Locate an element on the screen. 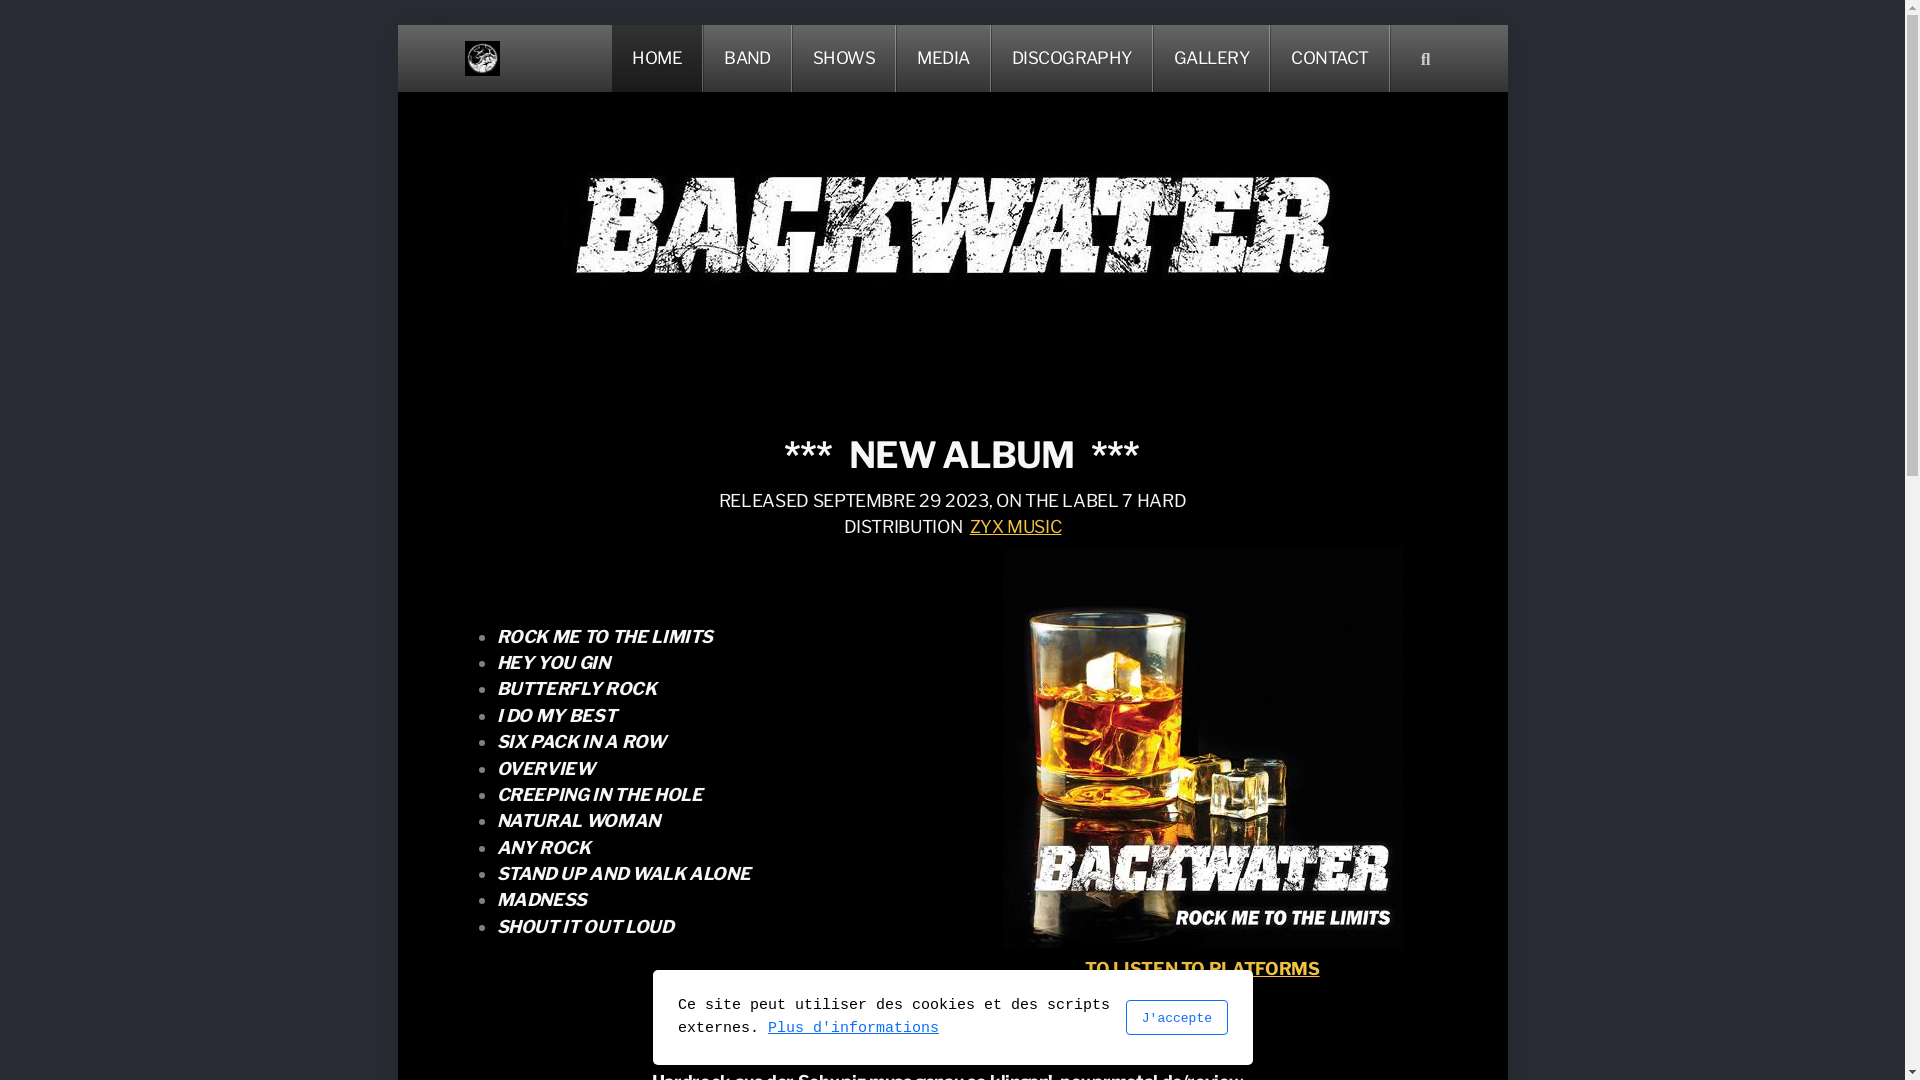 The height and width of the screenshot is (1080, 1920). 'BAND' is located at coordinates (747, 57).